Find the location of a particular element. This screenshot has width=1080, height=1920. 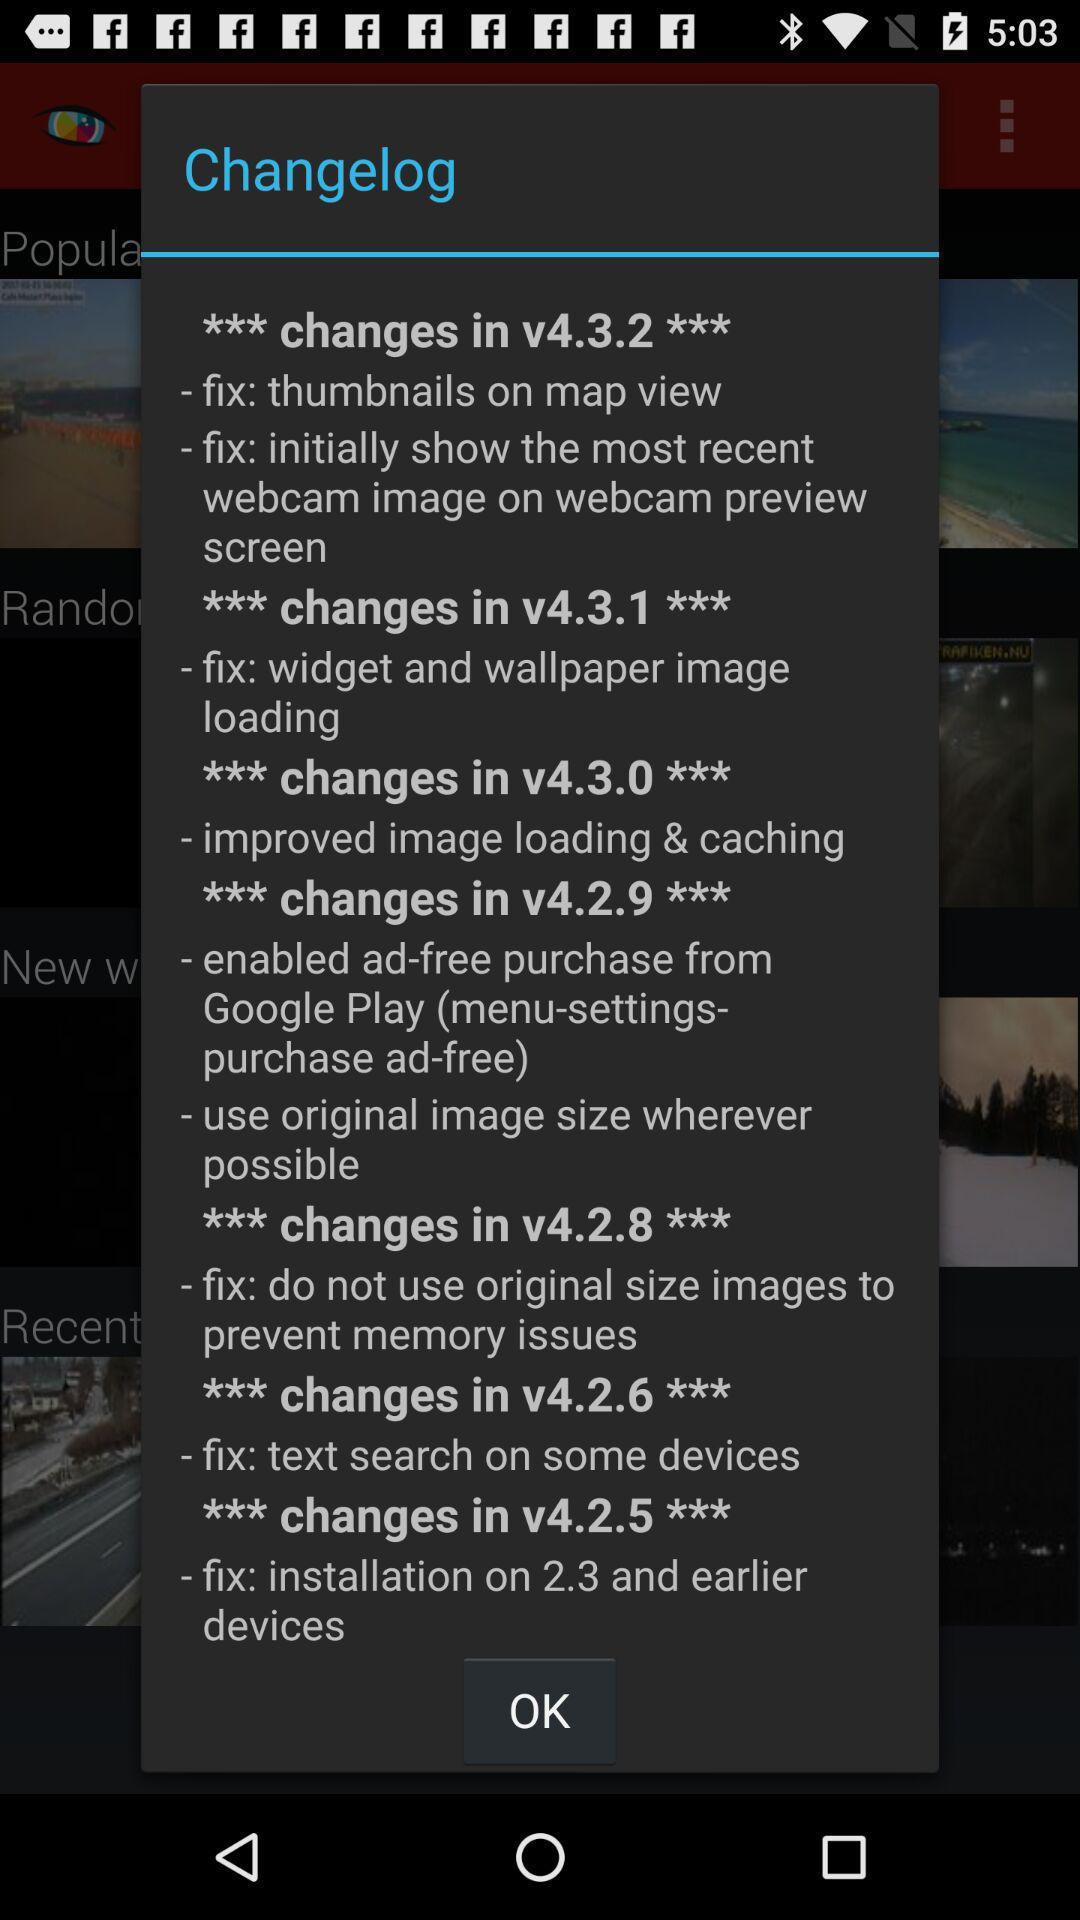

ok   icon is located at coordinates (538, 1708).